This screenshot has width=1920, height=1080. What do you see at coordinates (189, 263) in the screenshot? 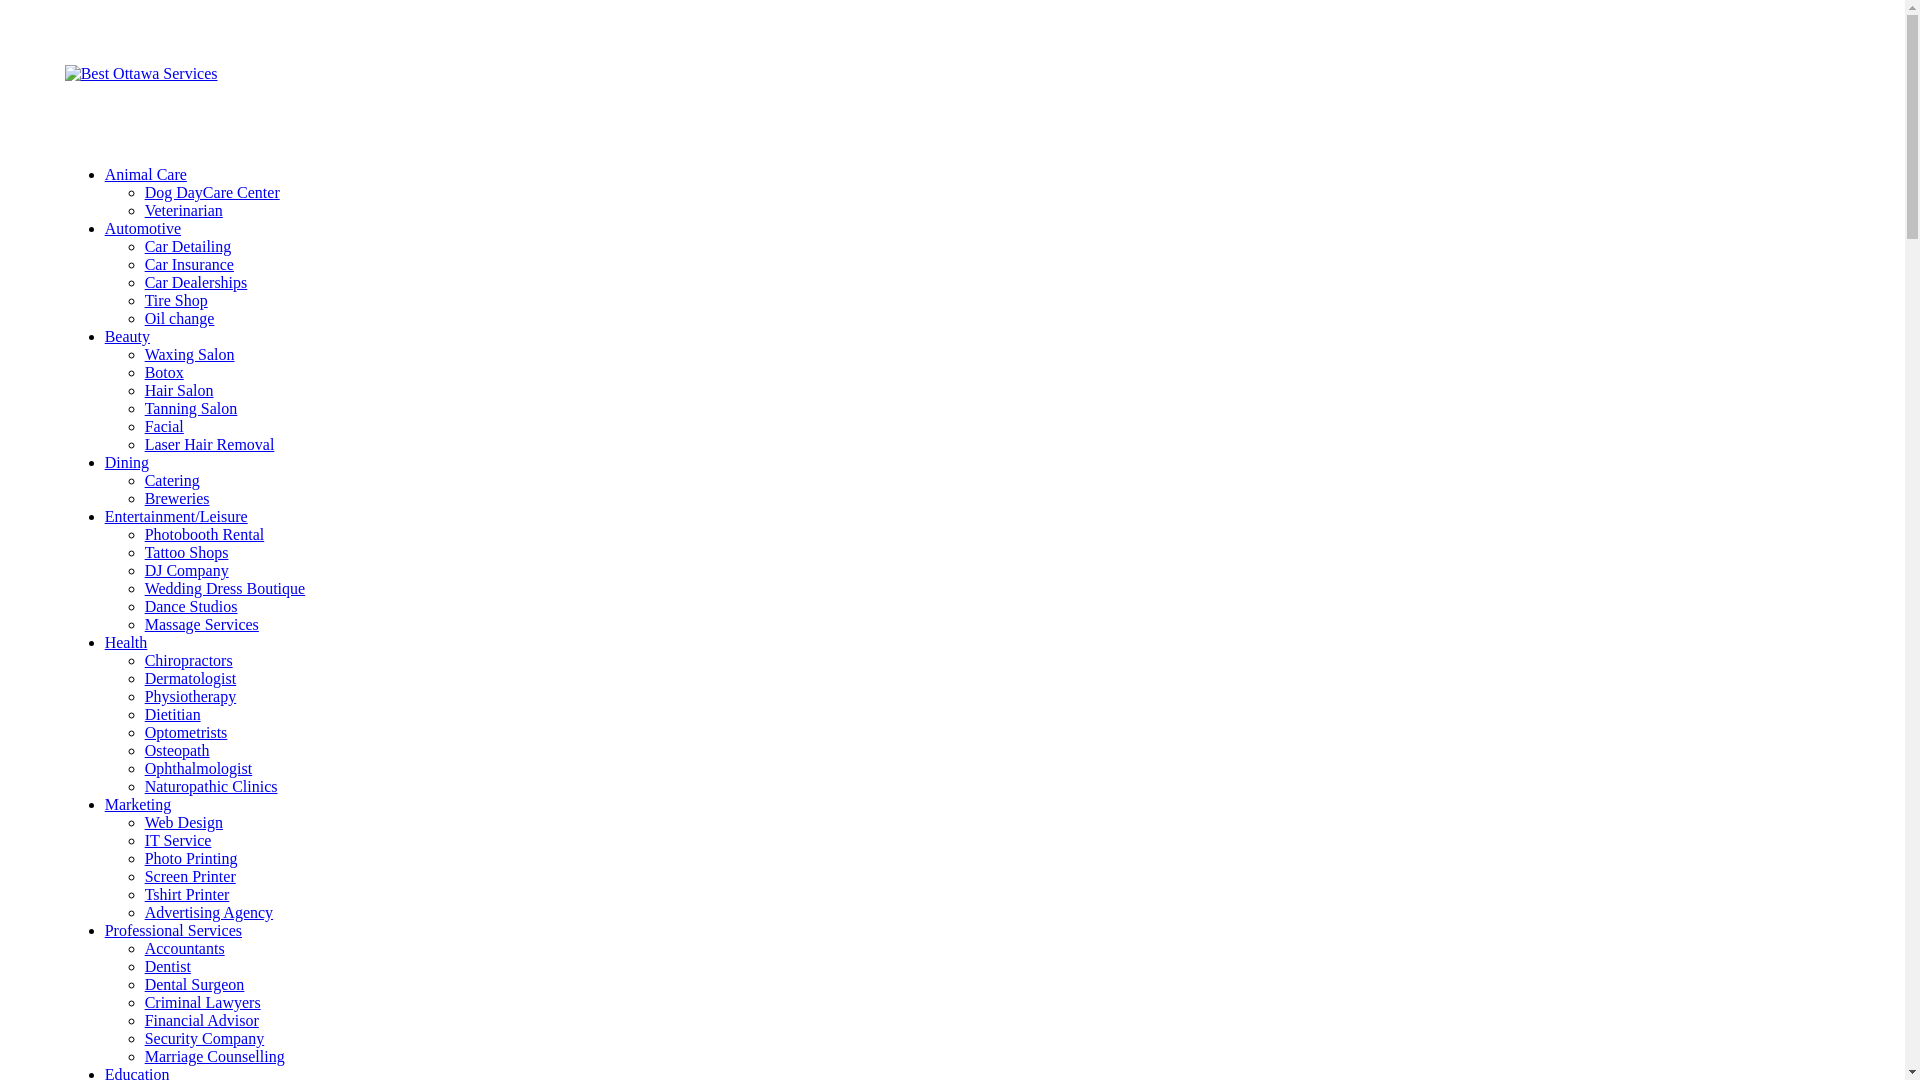
I see `'Car Insurance'` at bounding box center [189, 263].